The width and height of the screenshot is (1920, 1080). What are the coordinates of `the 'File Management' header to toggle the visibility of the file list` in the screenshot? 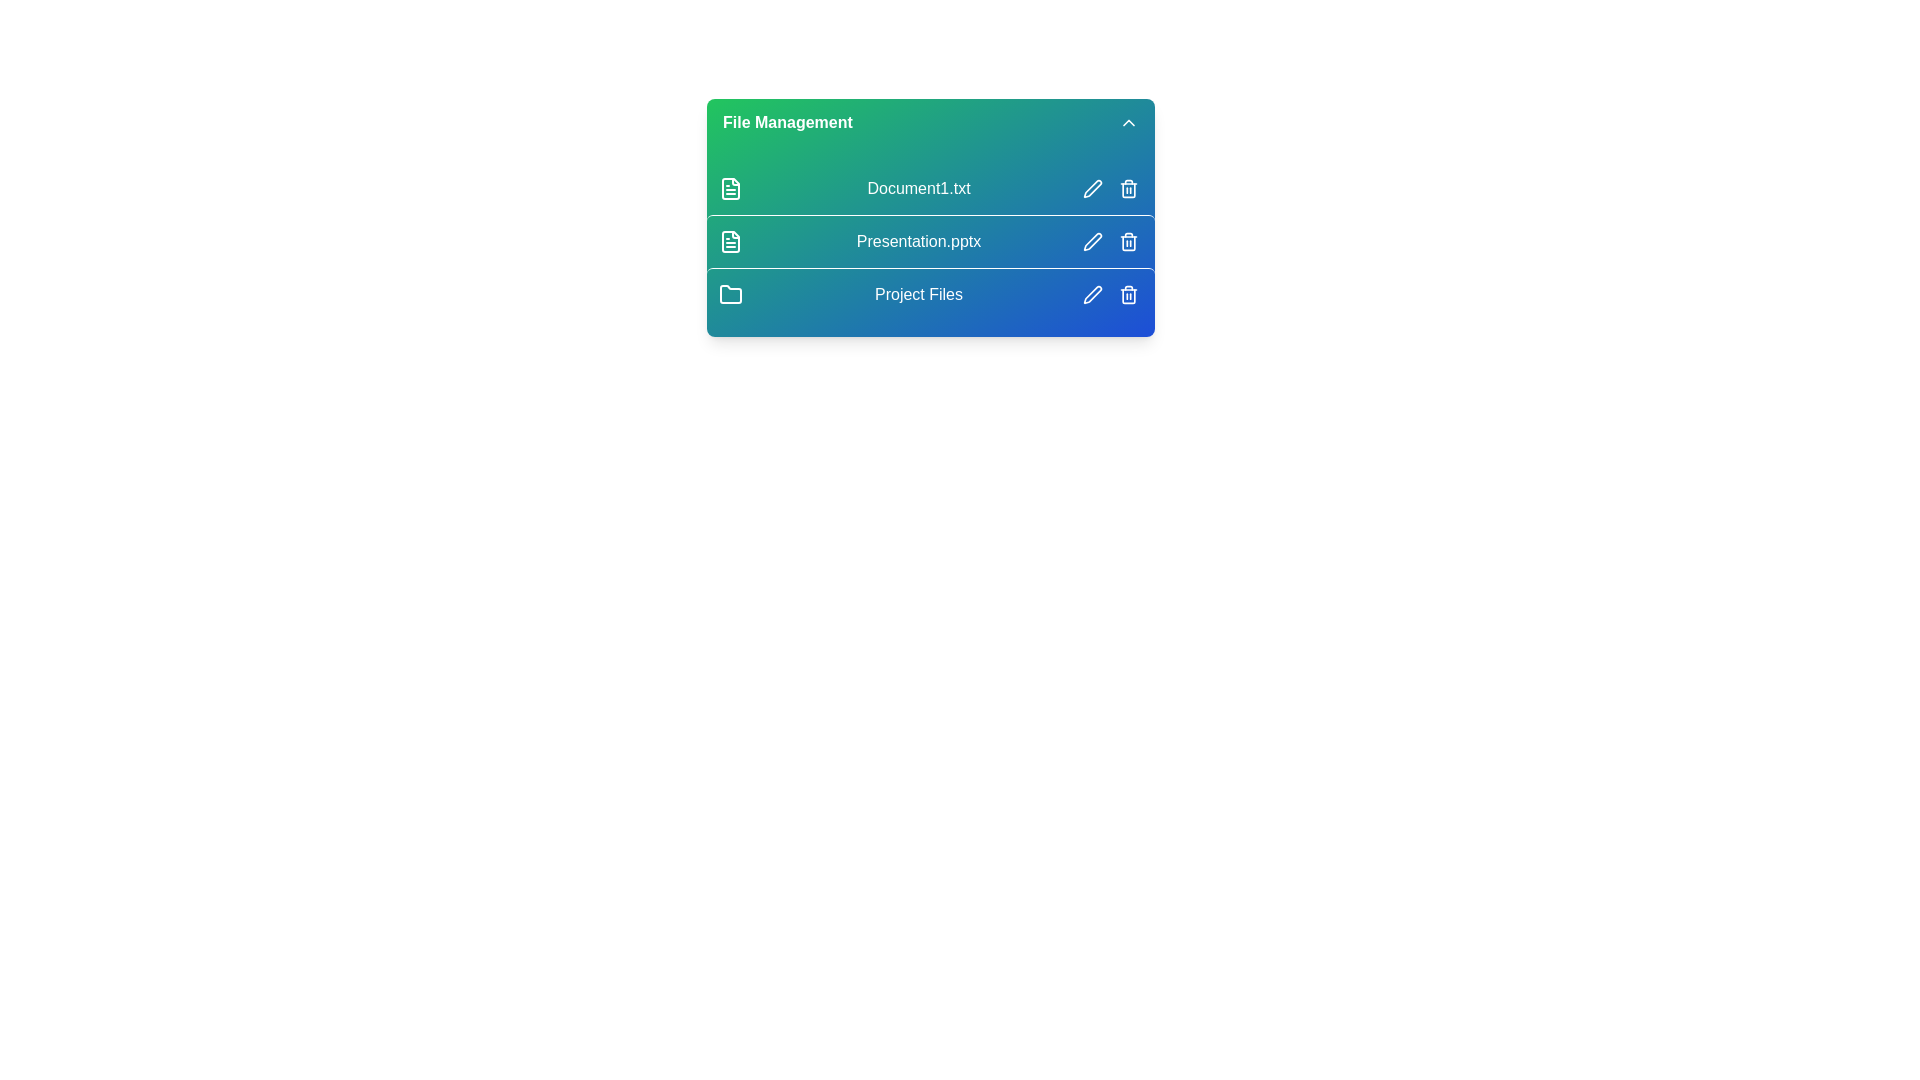 It's located at (930, 123).